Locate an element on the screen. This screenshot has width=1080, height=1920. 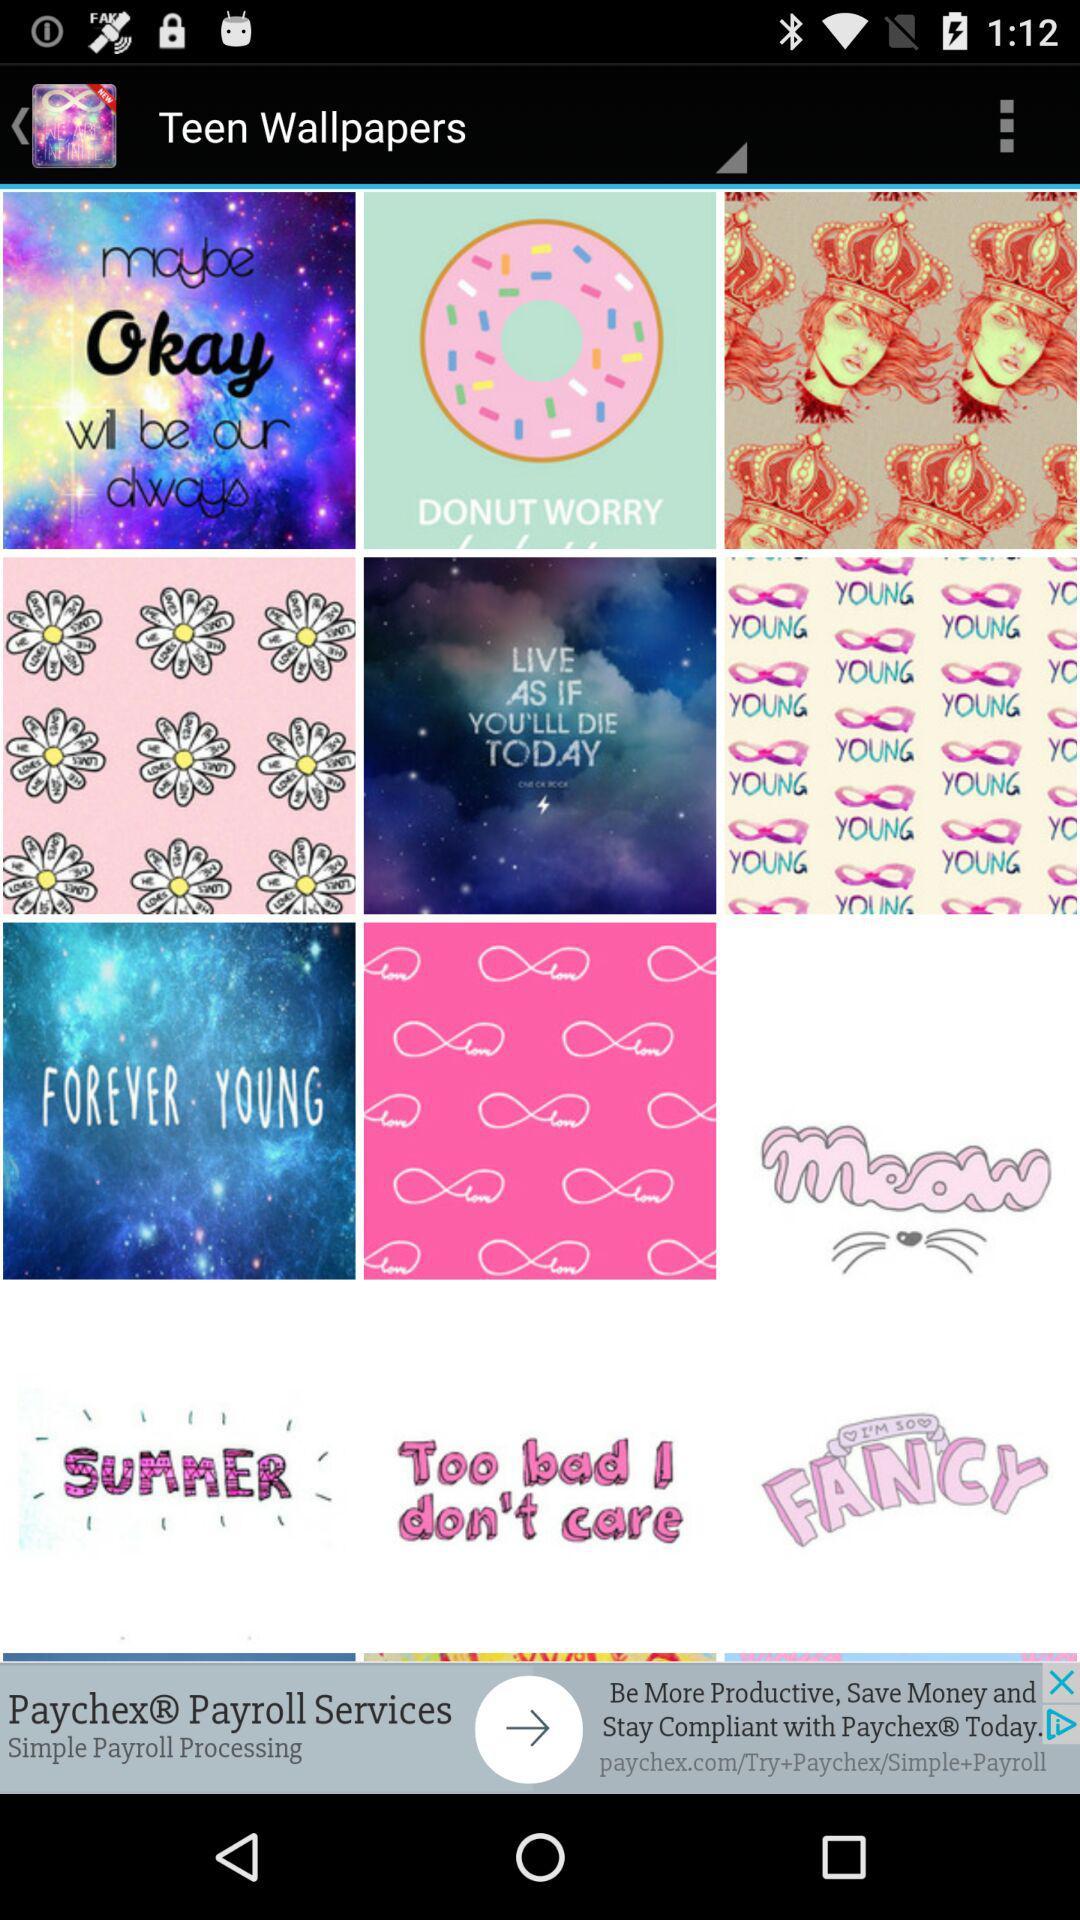
the image which says fancy which is on bottom right of the page is located at coordinates (902, 1466).